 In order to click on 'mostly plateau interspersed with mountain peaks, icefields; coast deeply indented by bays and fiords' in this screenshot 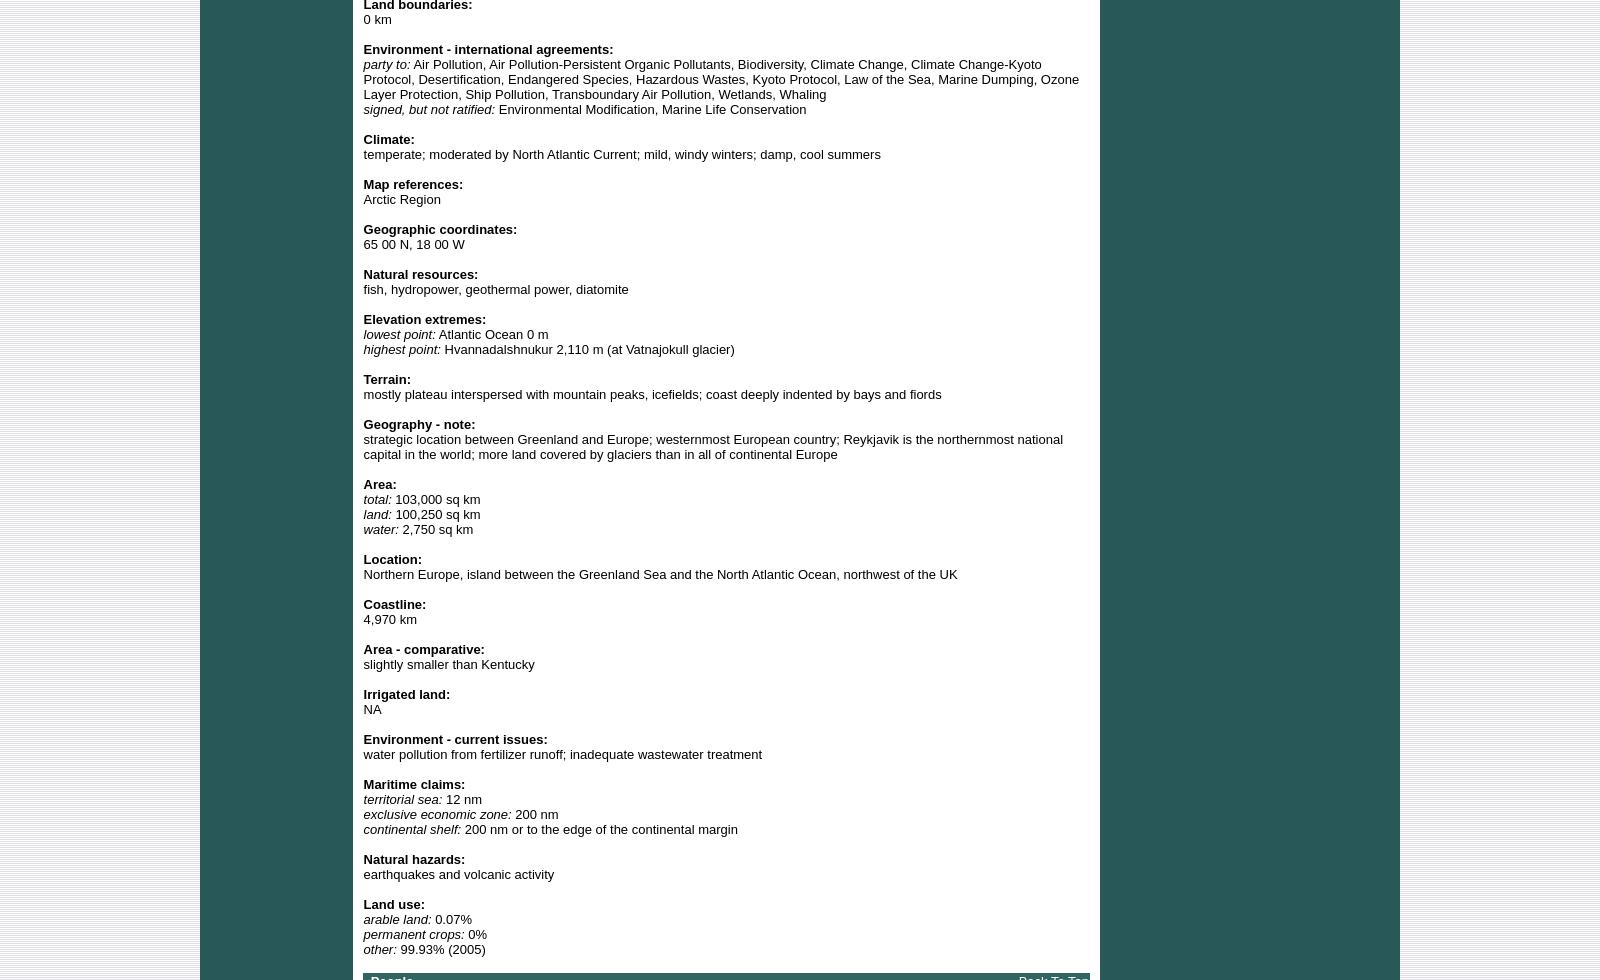, I will do `click(652, 393)`.